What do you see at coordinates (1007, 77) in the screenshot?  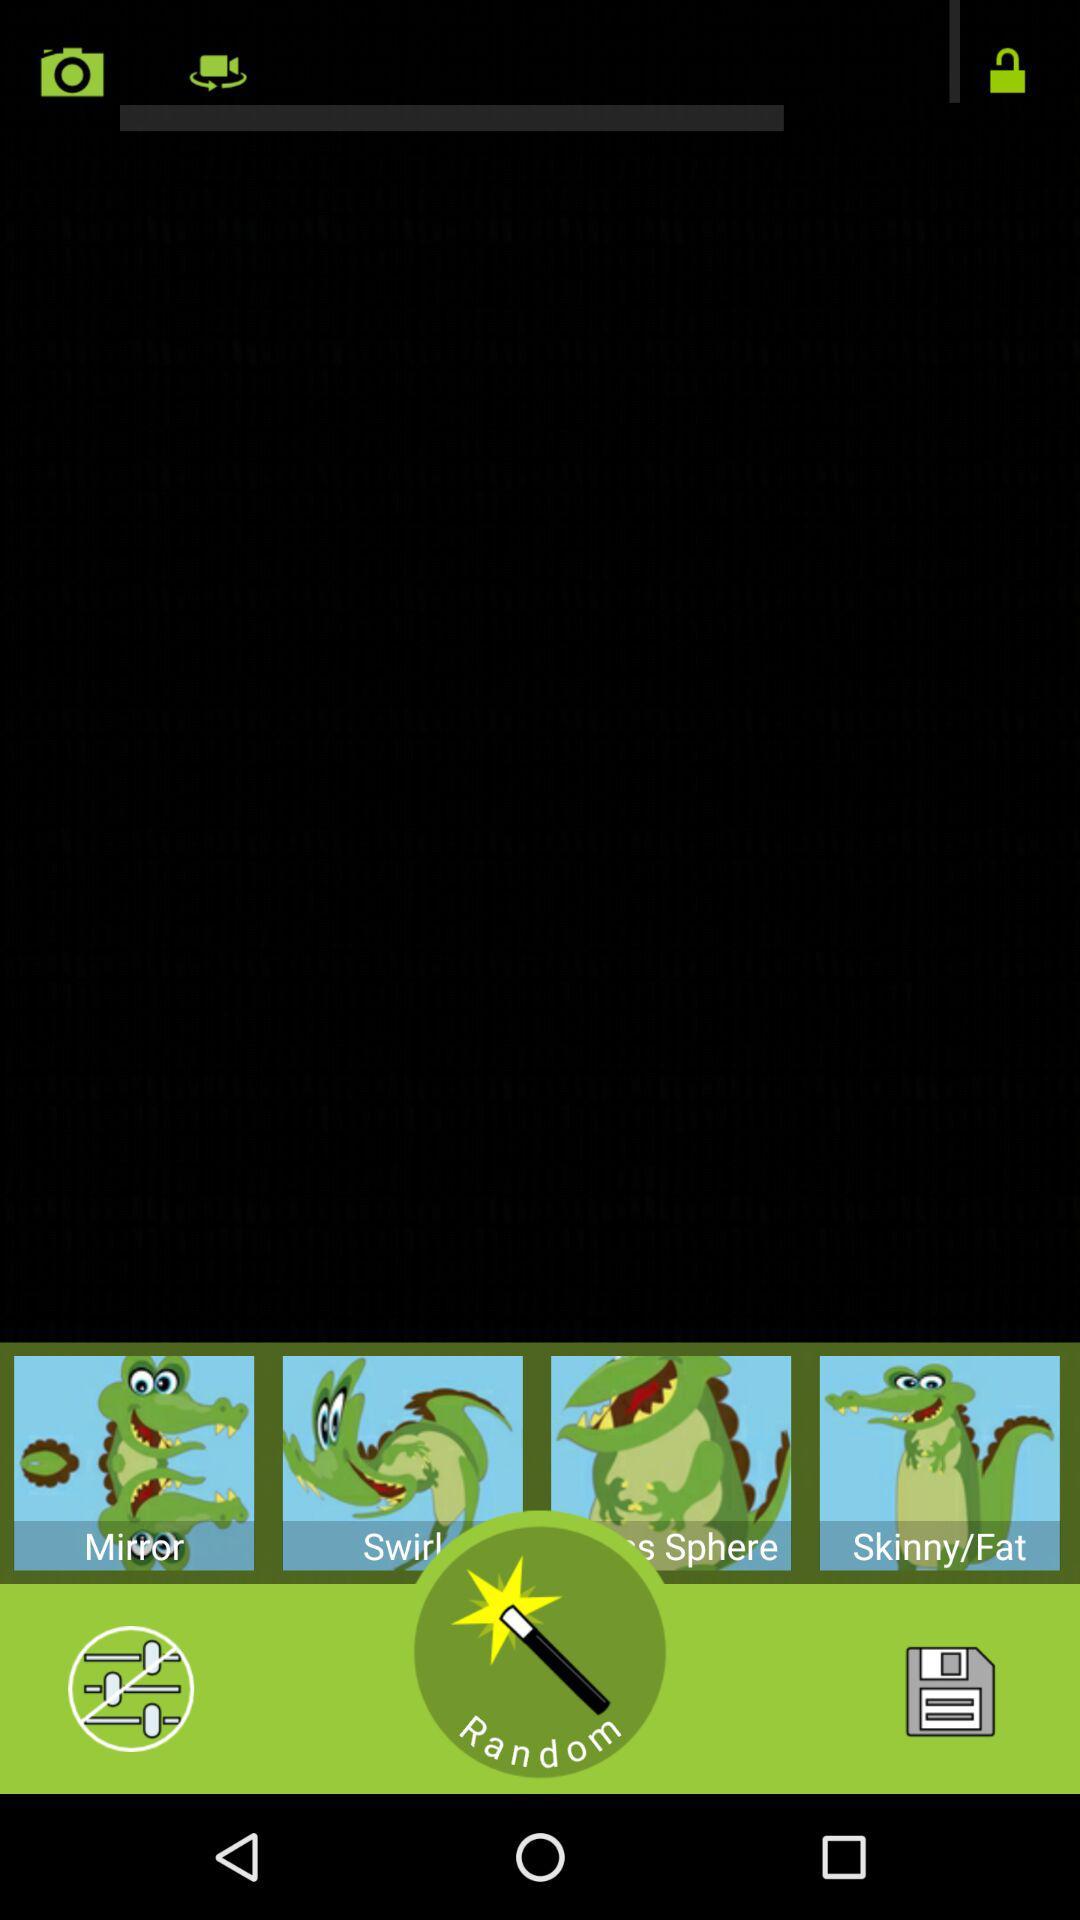 I see `the lock icon` at bounding box center [1007, 77].